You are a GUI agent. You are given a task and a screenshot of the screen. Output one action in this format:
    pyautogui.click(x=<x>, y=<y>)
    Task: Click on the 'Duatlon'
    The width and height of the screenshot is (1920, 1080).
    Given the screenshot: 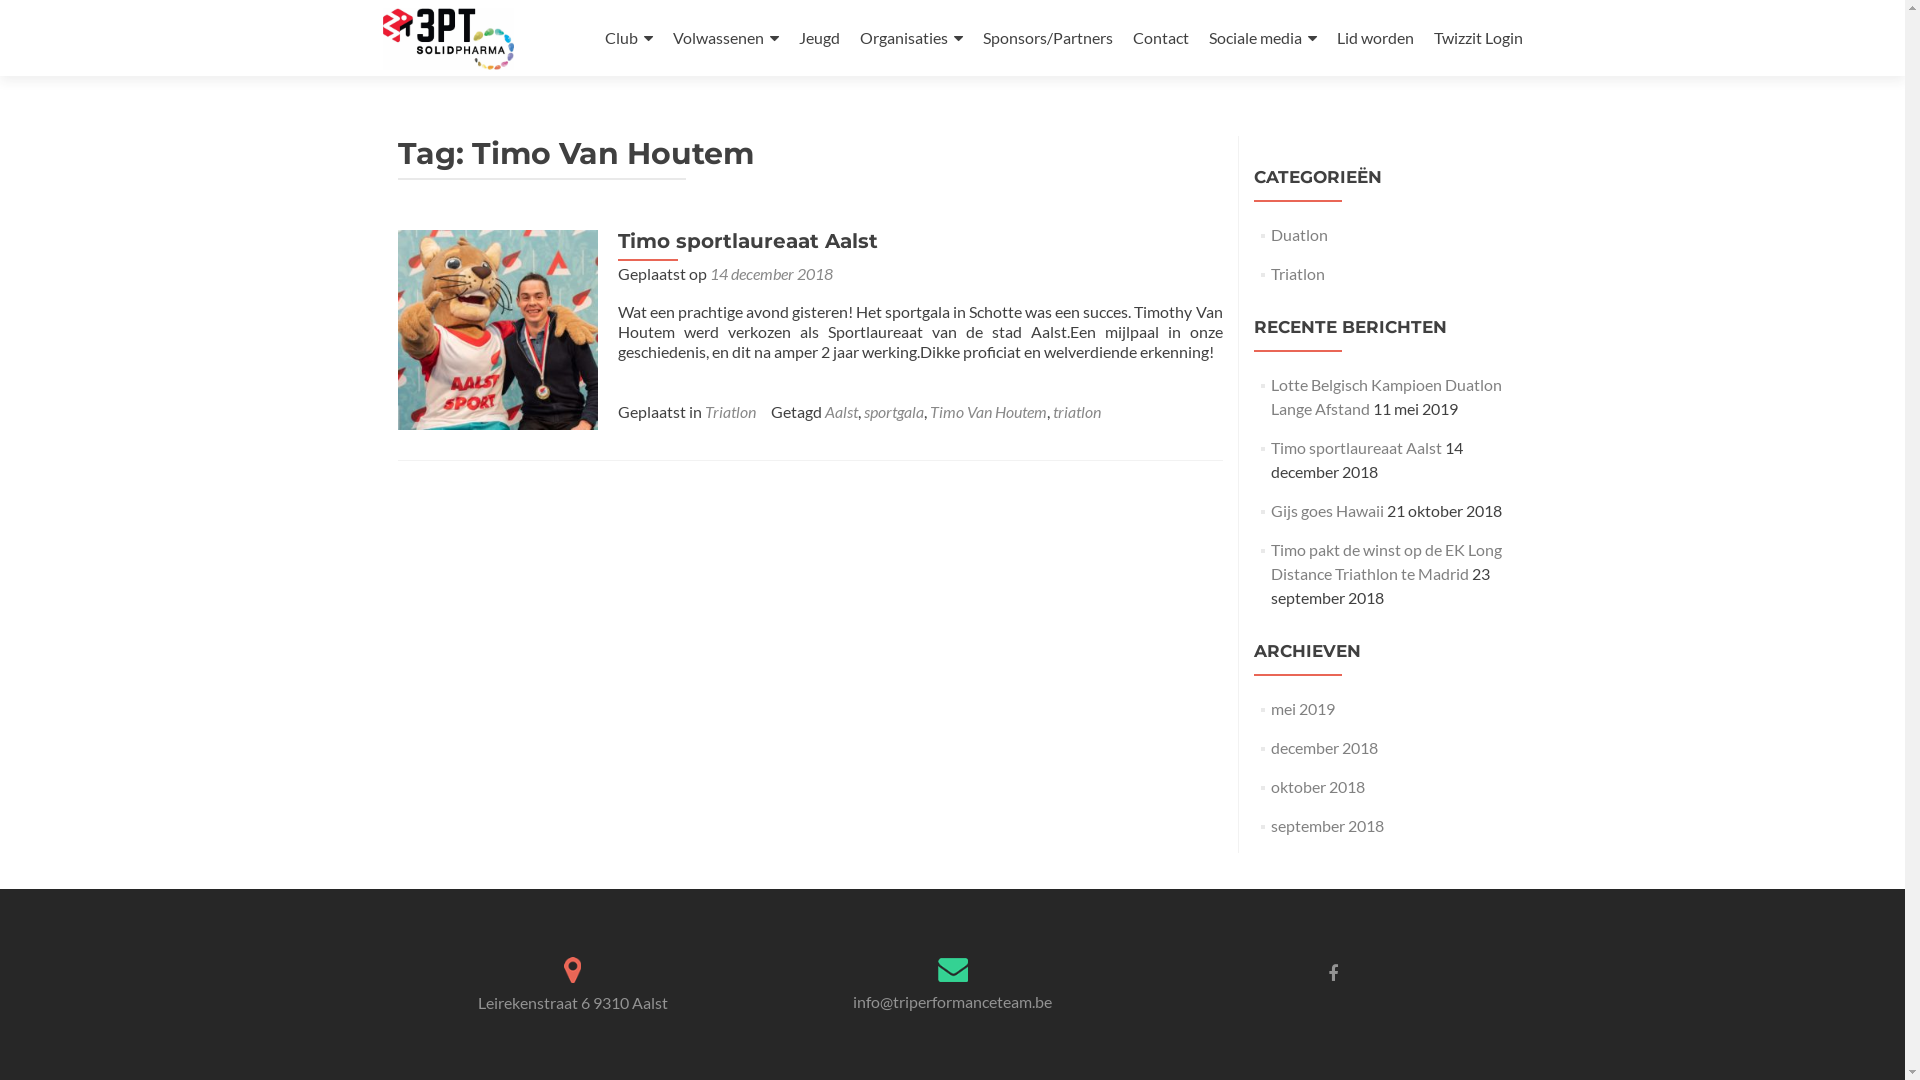 What is the action you would take?
    pyautogui.click(x=1299, y=233)
    